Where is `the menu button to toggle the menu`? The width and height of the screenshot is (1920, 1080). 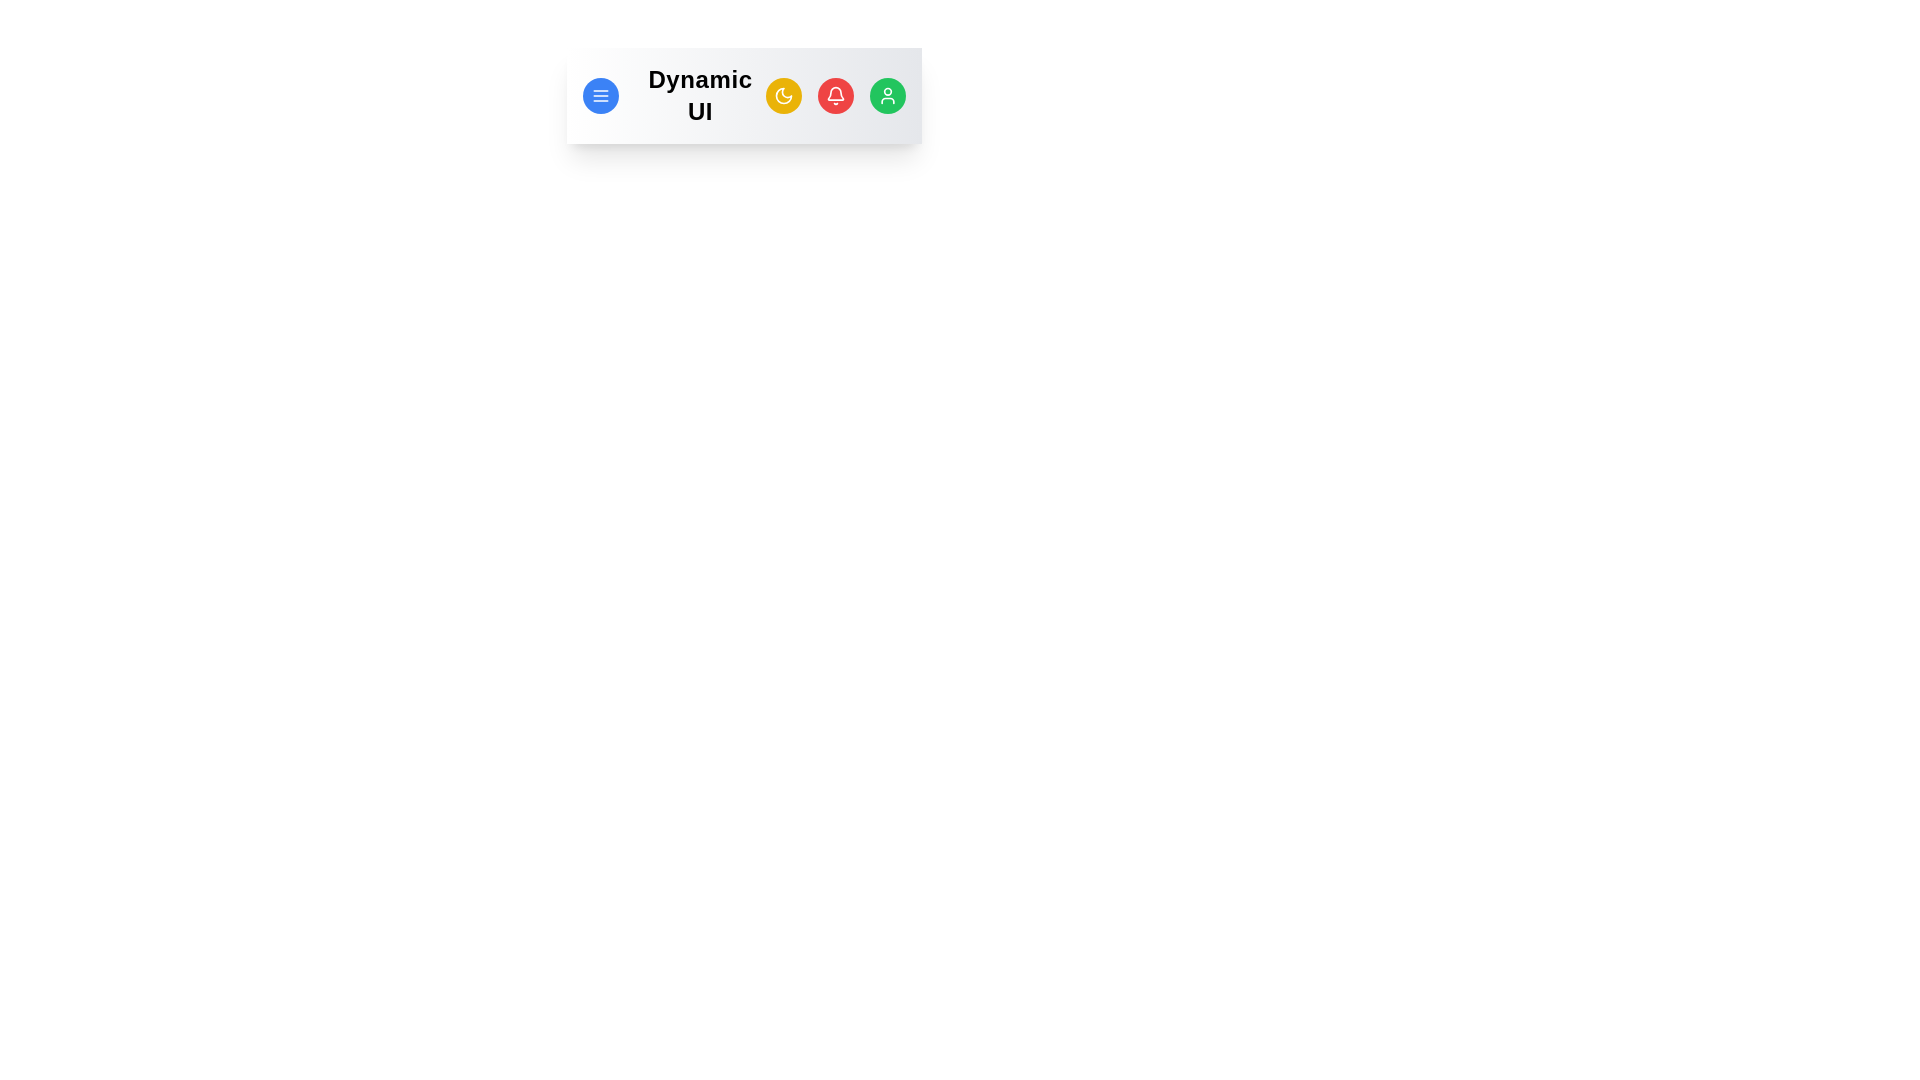
the menu button to toggle the menu is located at coordinates (599, 96).